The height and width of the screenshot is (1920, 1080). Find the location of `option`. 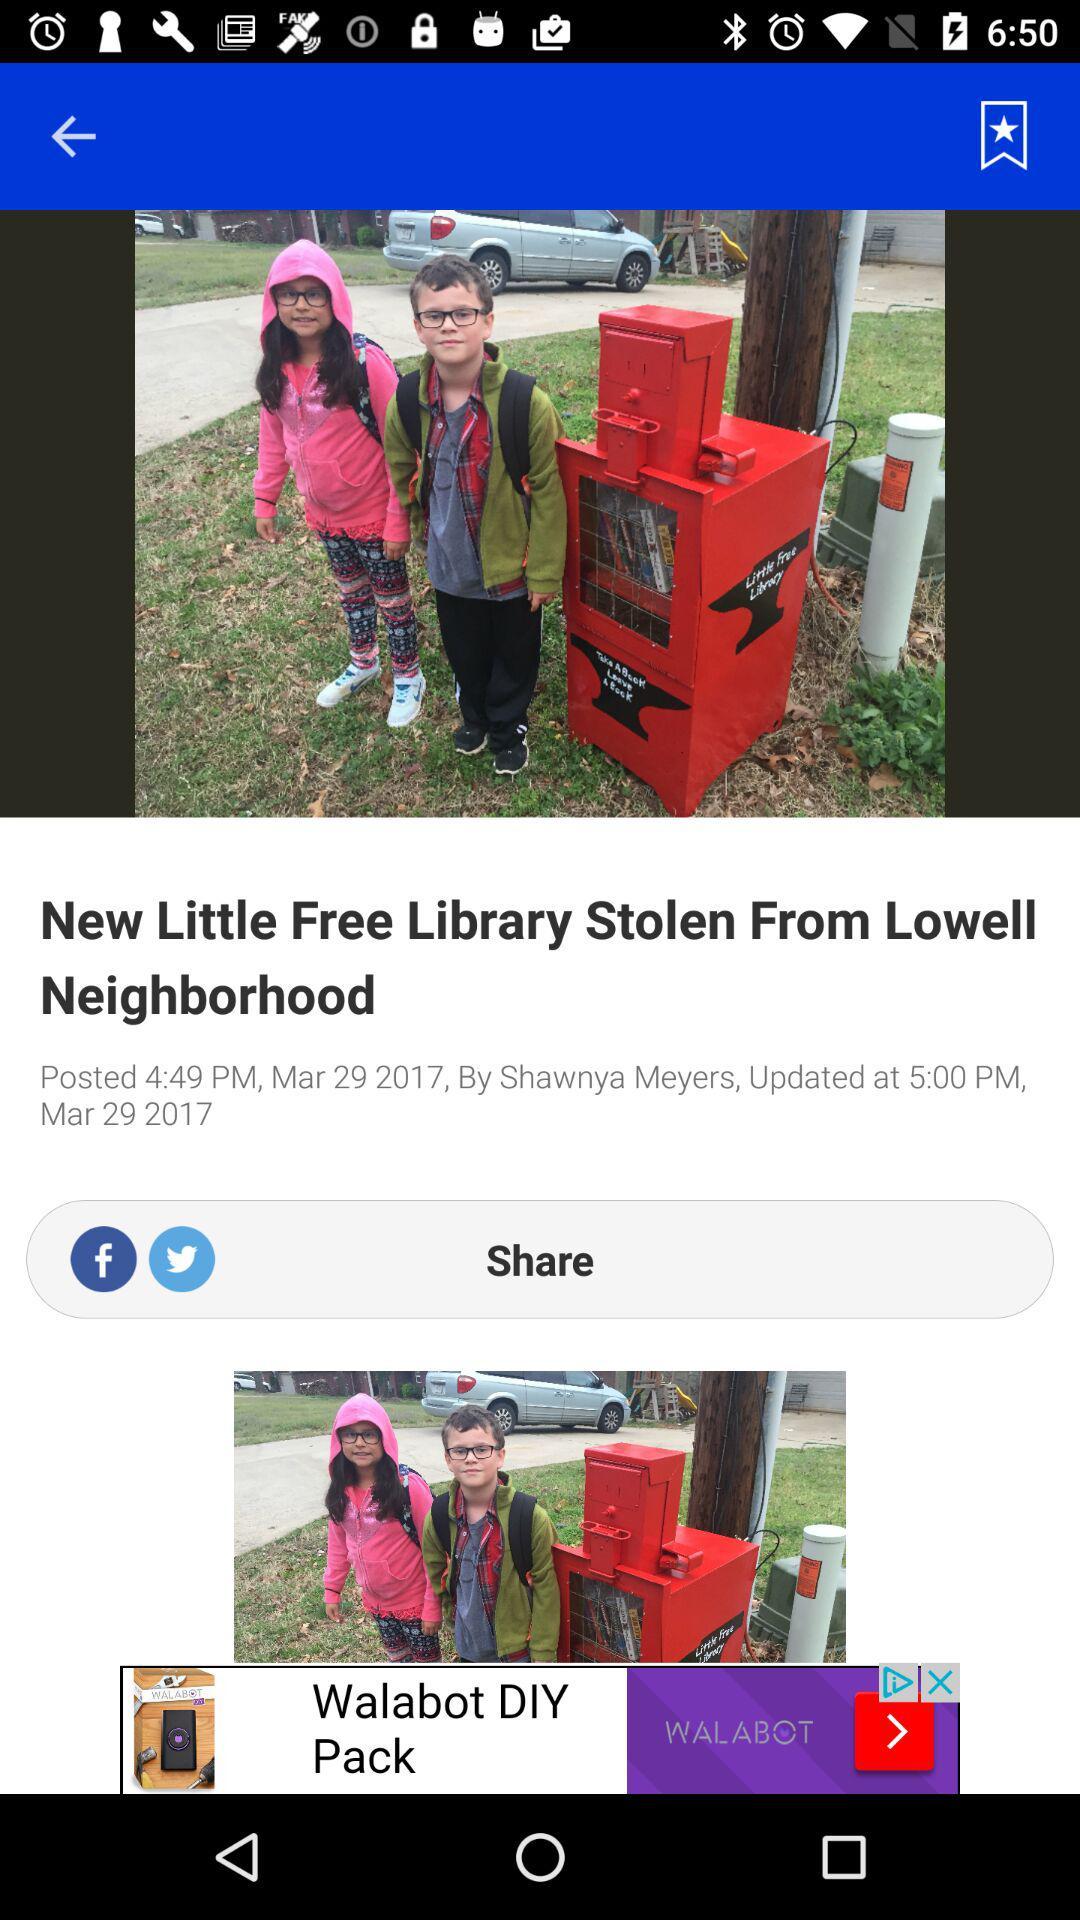

option is located at coordinates (1004, 135).